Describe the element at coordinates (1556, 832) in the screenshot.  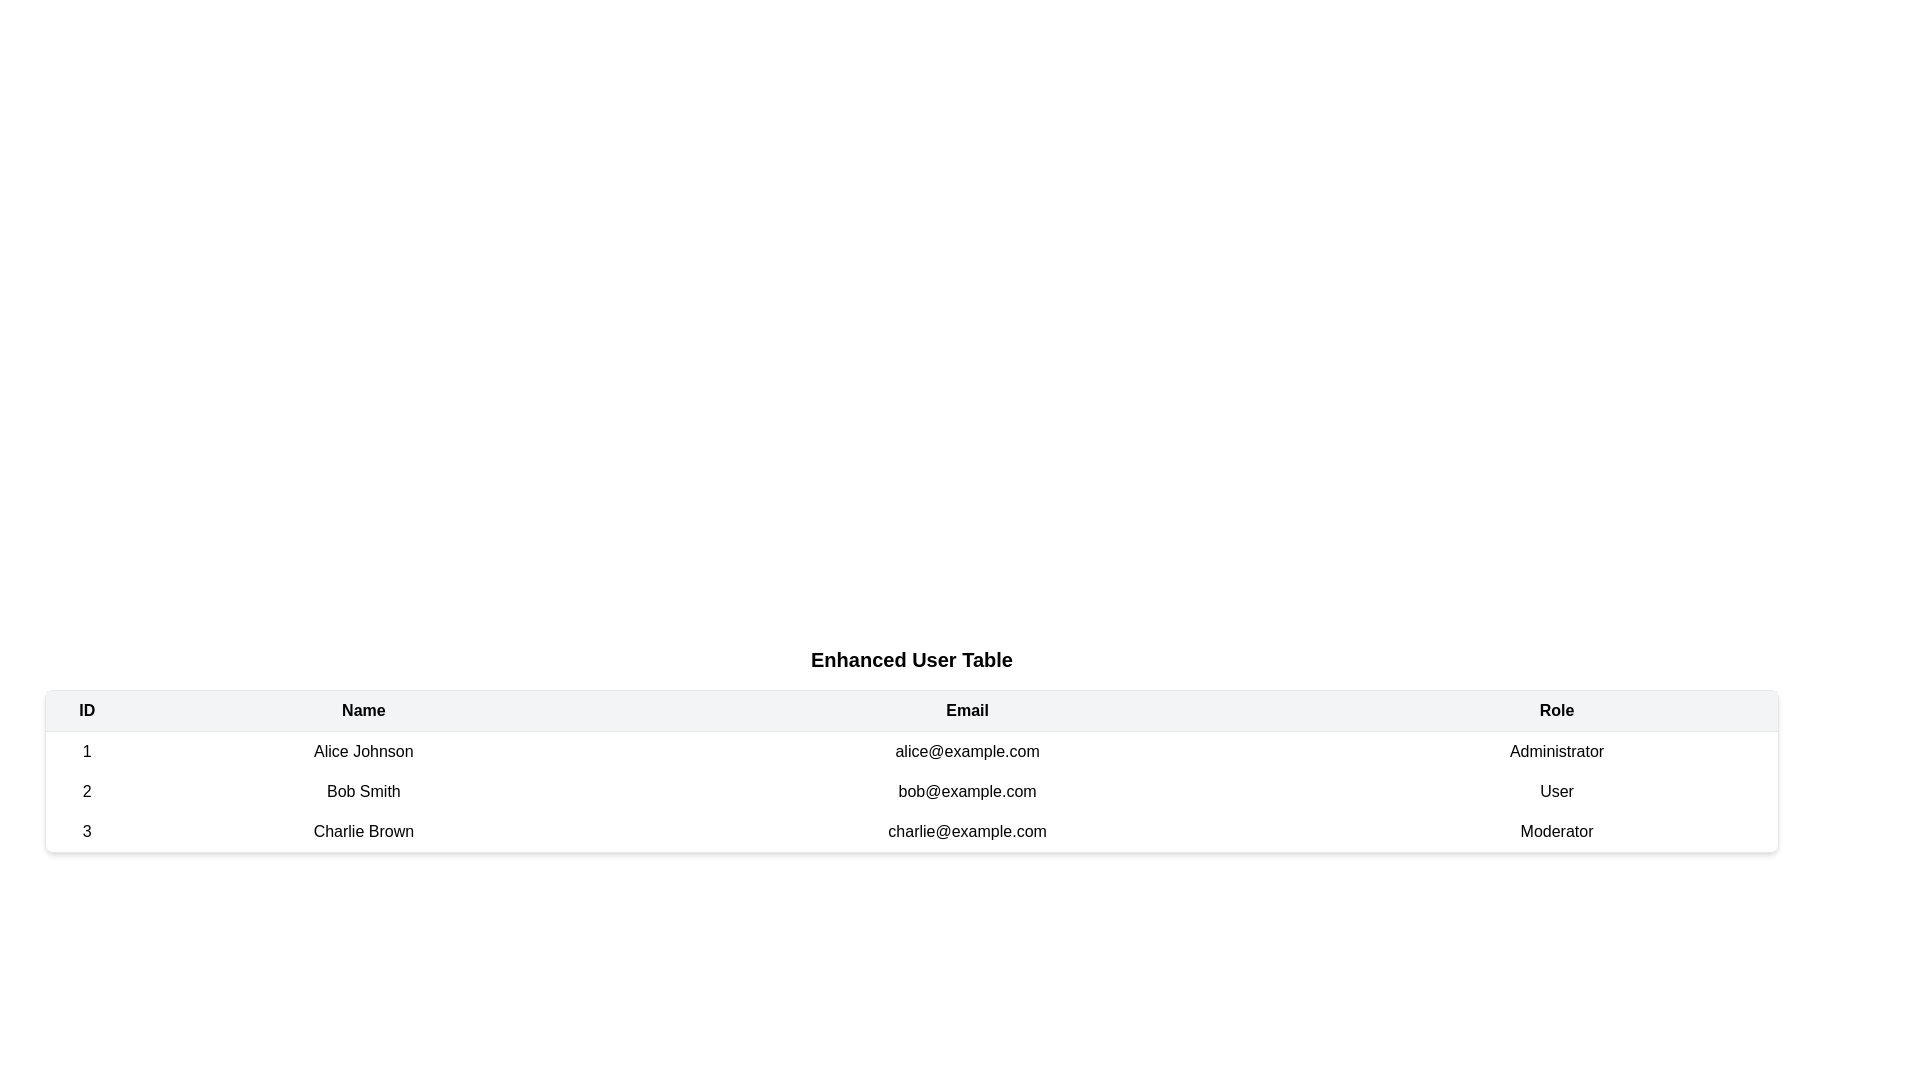
I see `the 'Moderator' label located in the last column of the third row of the table under the 'Role' header, which corresponds to the details of 'Charlie Brown'` at that location.